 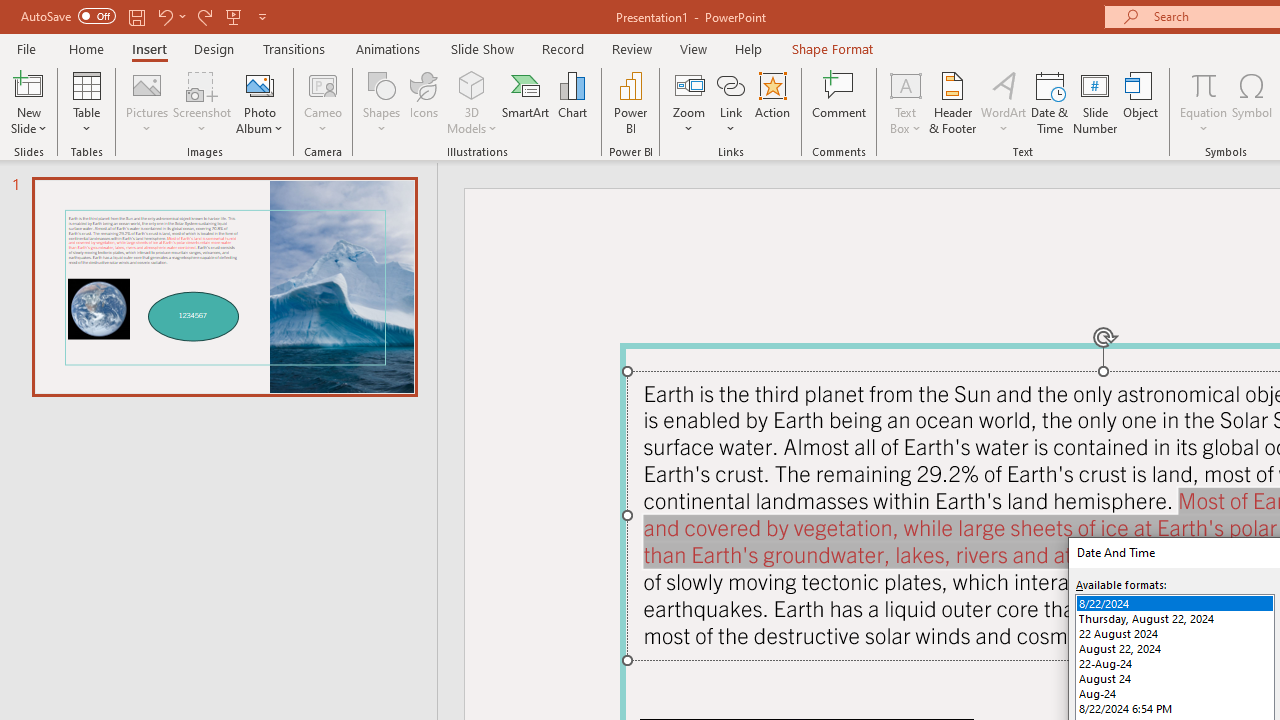 What do you see at coordinates (202, 103) in the screenshot?
I see `'Screenshot'` at bounding box center [202, 103].